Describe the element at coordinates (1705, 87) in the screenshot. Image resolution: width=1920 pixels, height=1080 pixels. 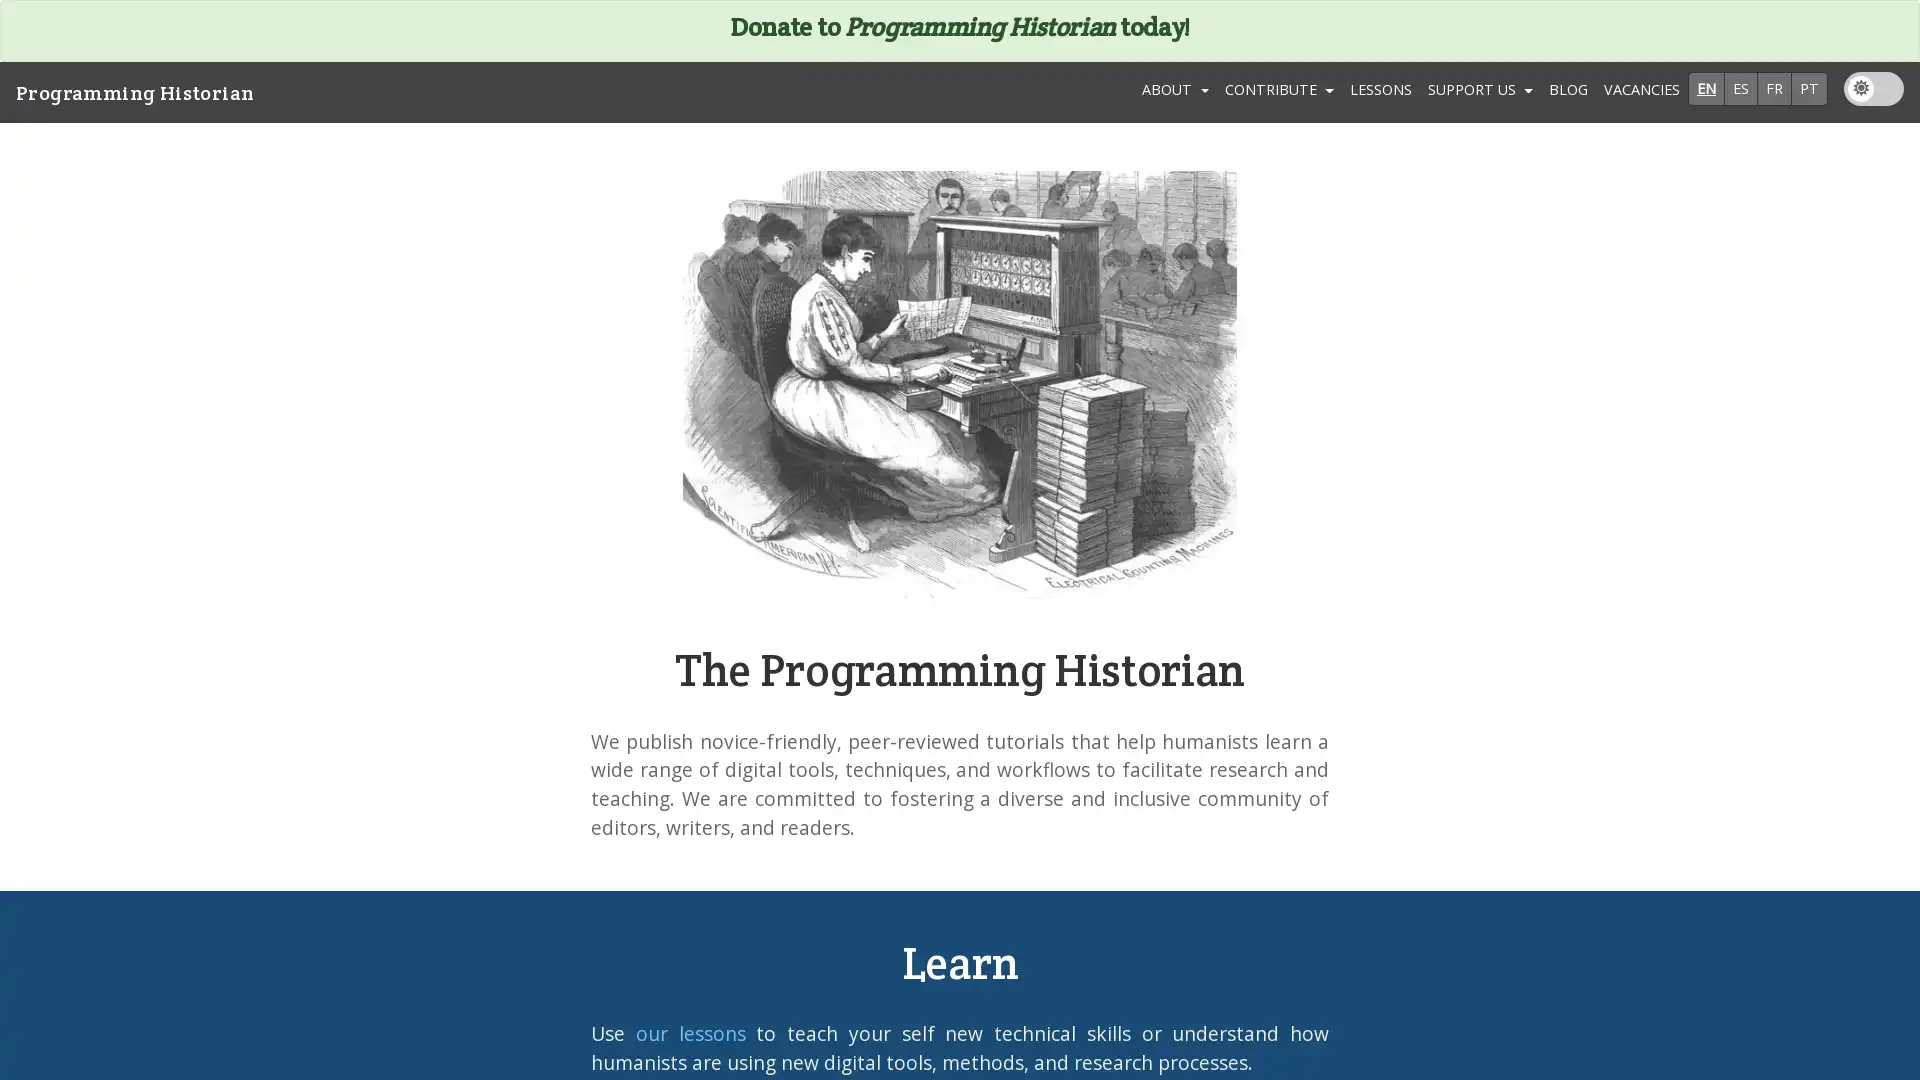
I see `EN` at that location.